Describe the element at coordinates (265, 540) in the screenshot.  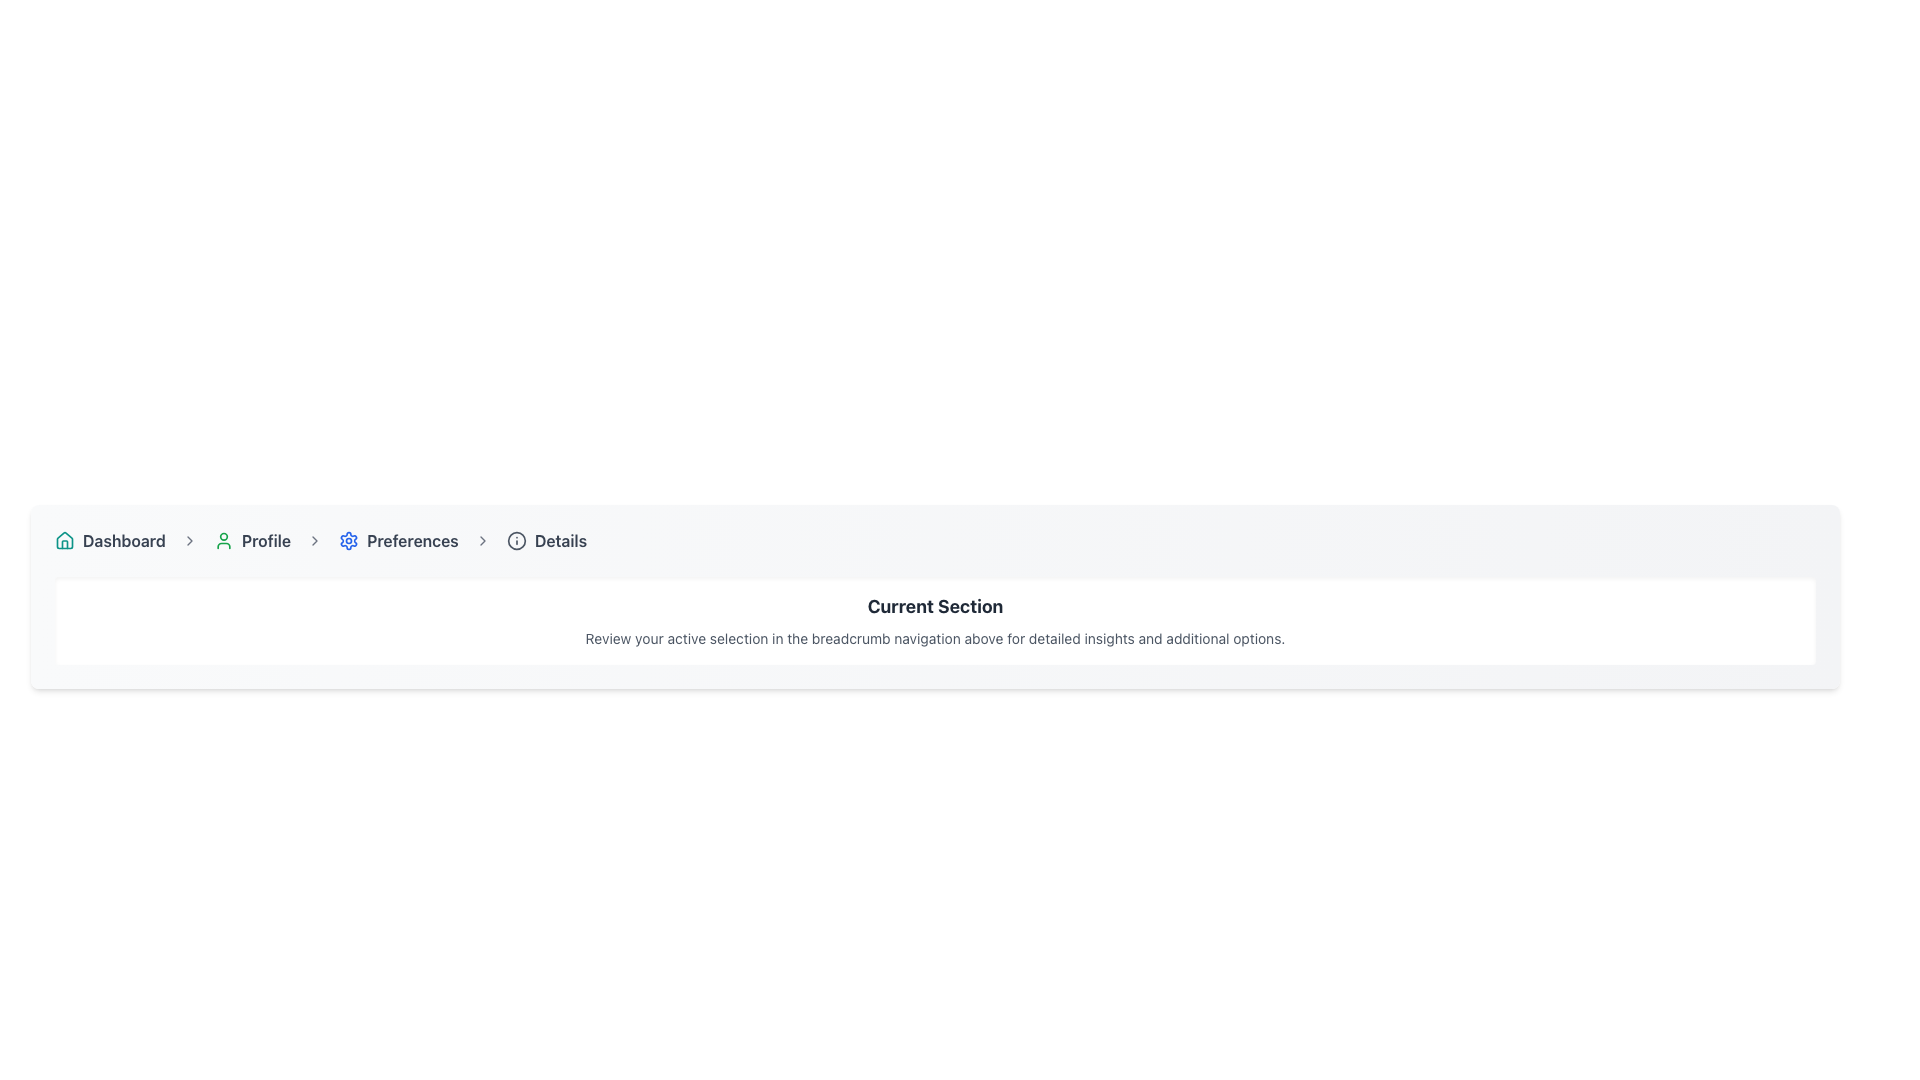
I see `the 'Profile' label in the breadcrumb navigation bar, which is styled in bold gray font and located next to a user icon` at that location.